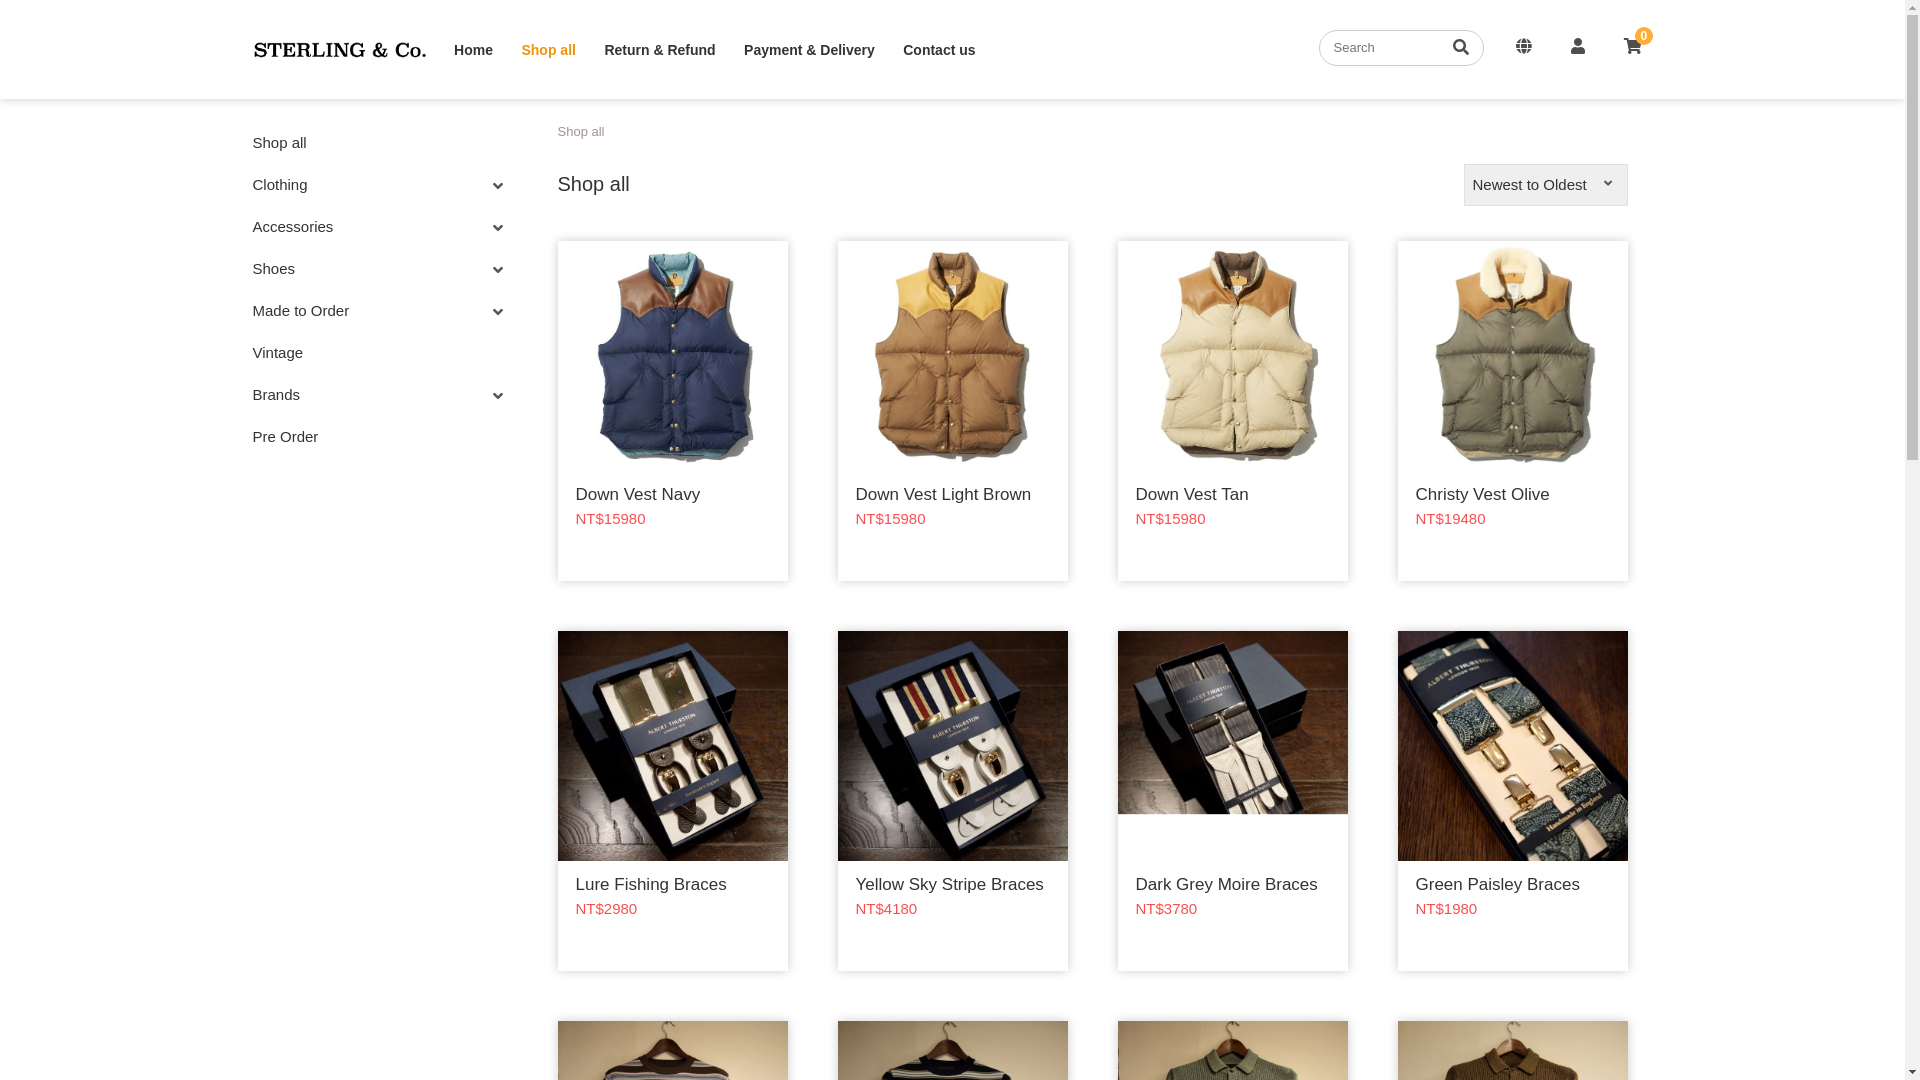 Image resolution: width=1920 pixels, height=1080 pixels. What do you see at coordinates (1512, 800) in the screenshot?
I see `'Green Paisley Braces` at bounding box center [1512, 800].